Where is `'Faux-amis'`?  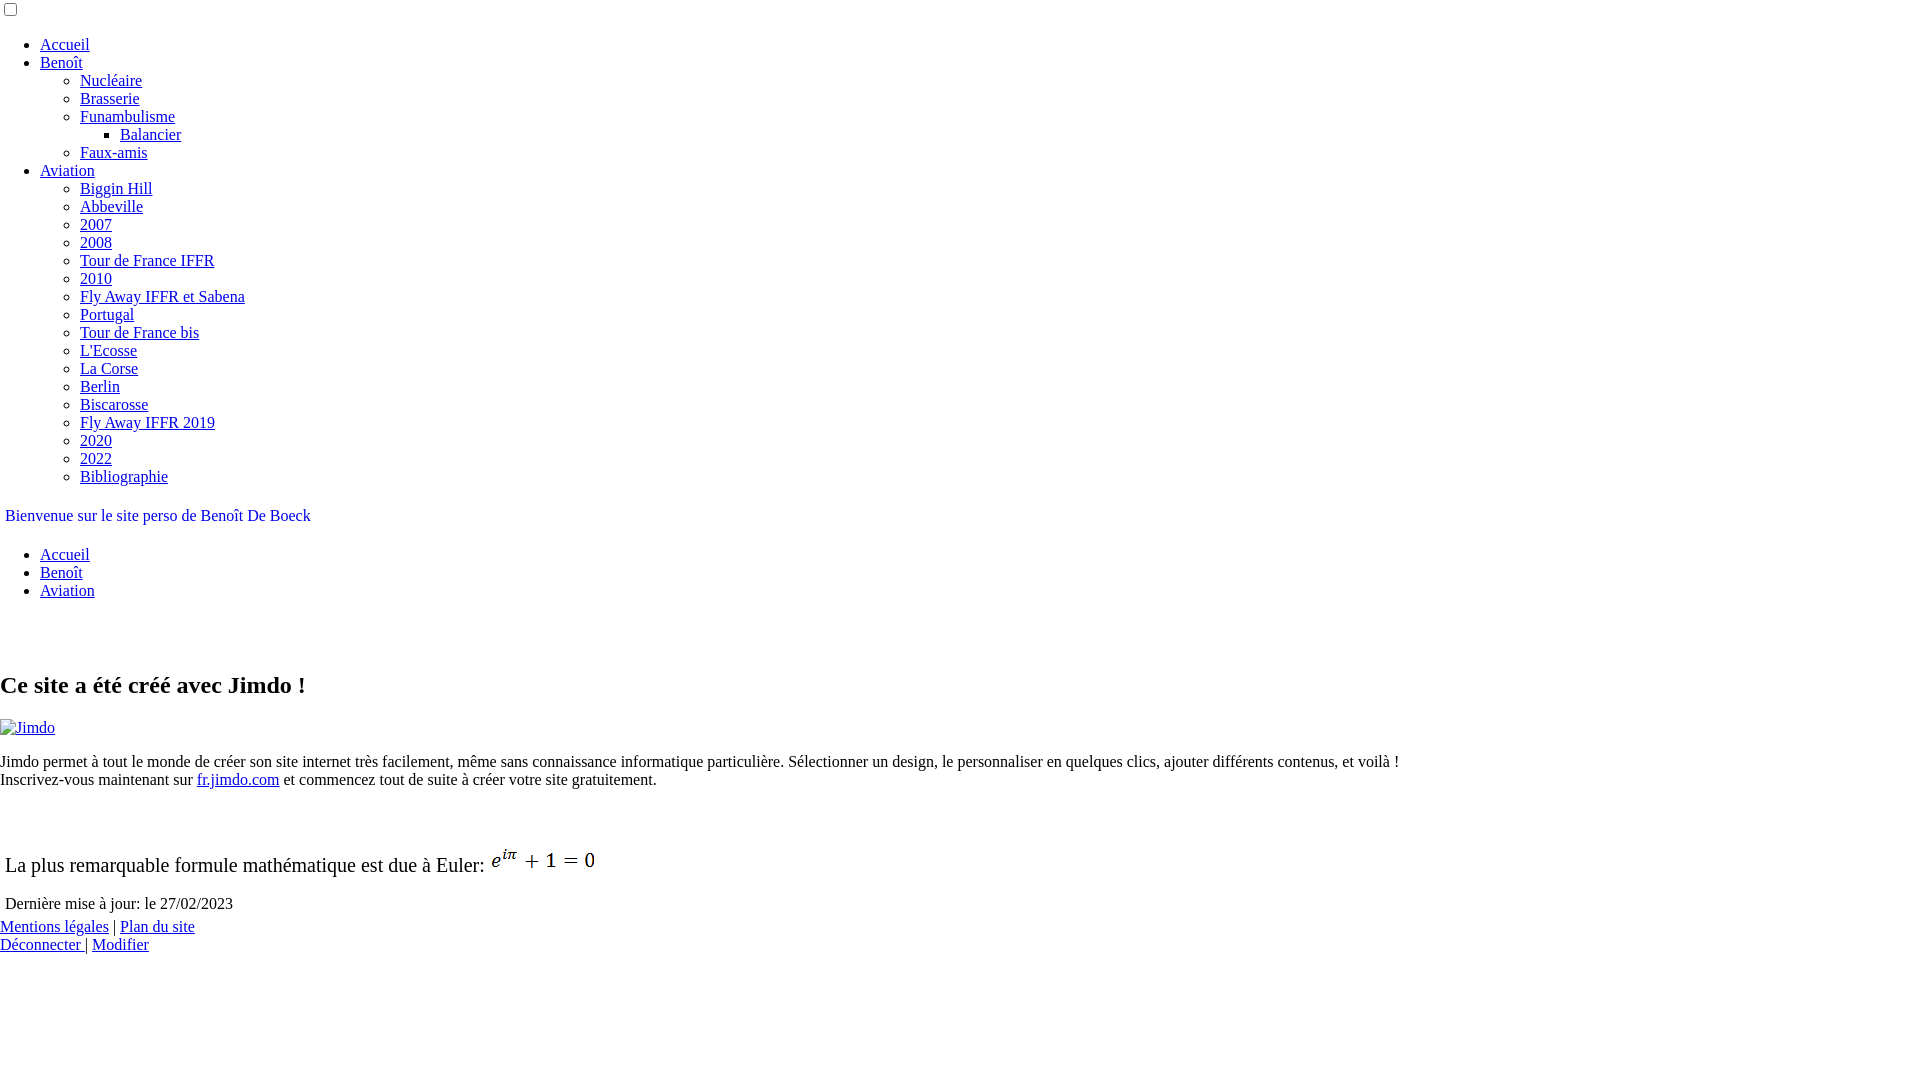
'Faux-amis' is located at coordinates (113, 151).